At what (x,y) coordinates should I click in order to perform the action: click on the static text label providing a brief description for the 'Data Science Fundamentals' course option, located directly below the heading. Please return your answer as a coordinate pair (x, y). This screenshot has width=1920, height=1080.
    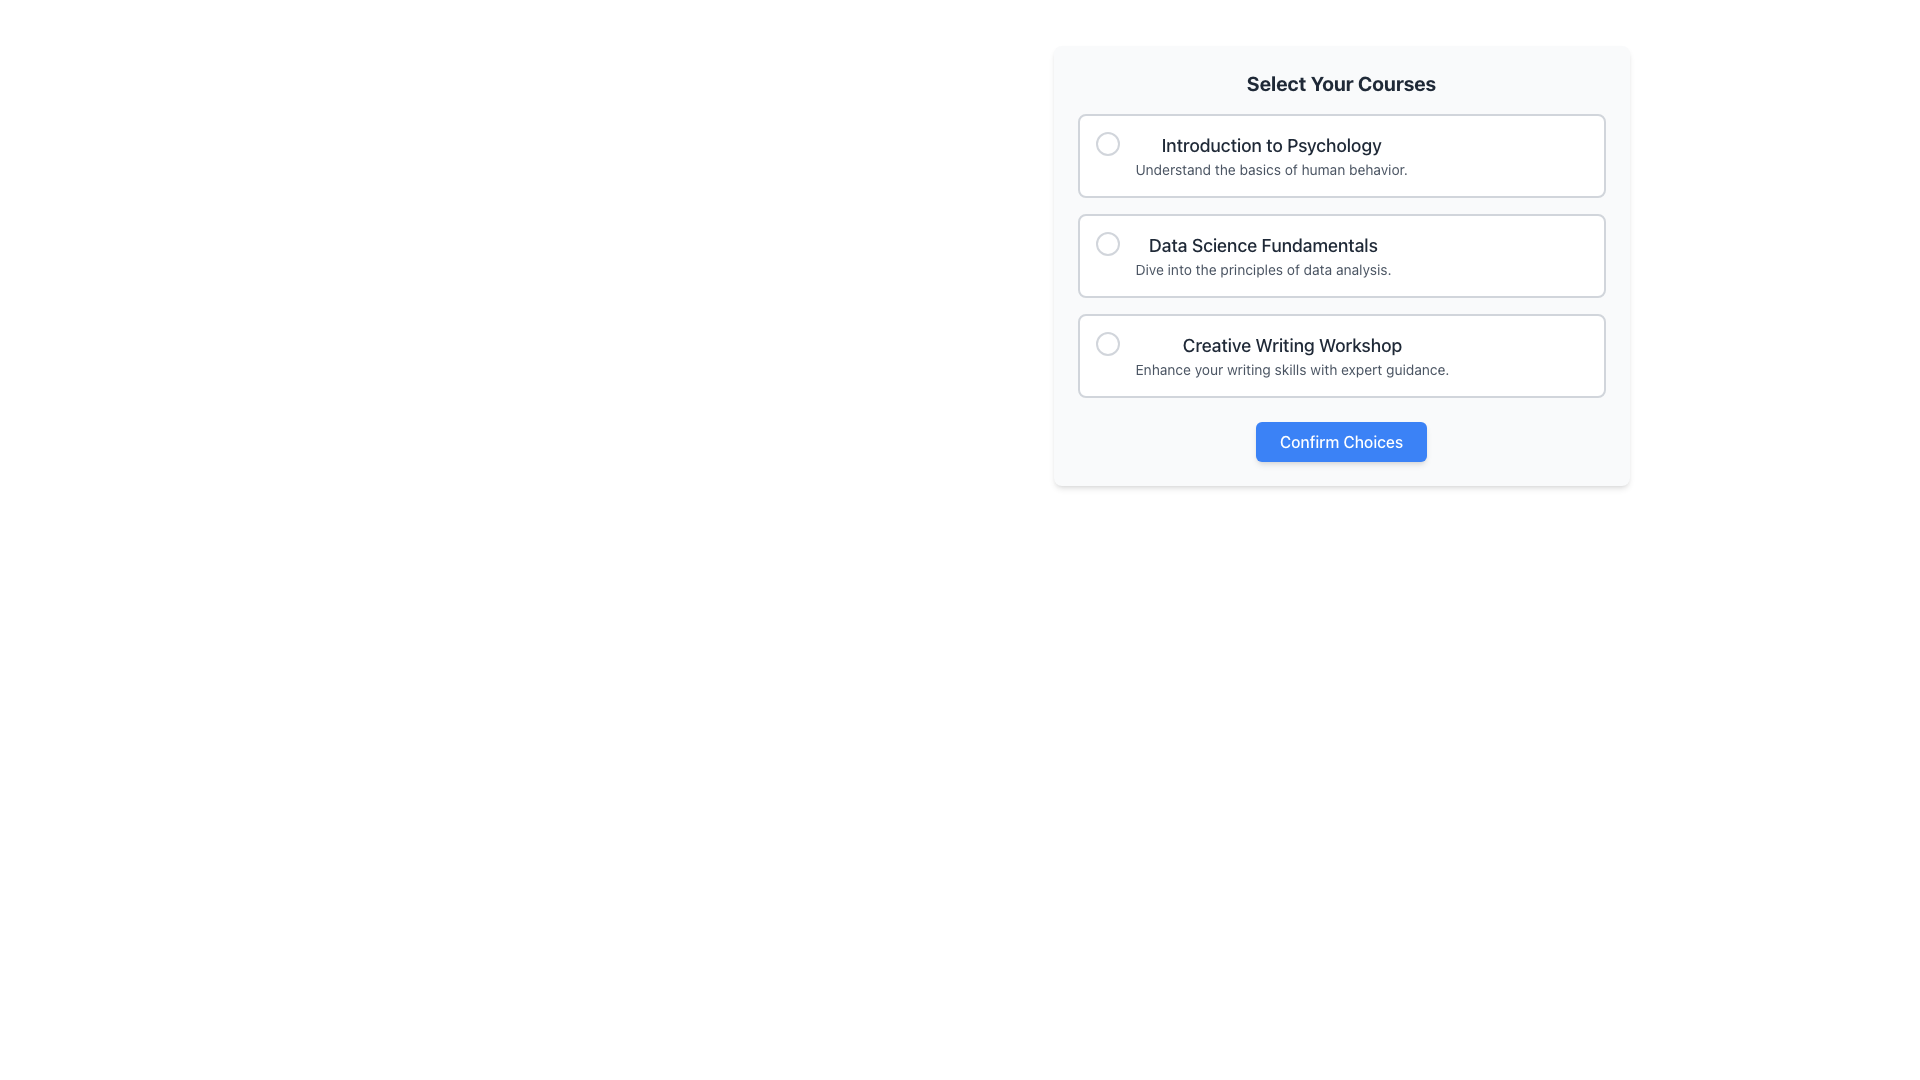
    Looking at the image, I should click on (1262, 270).